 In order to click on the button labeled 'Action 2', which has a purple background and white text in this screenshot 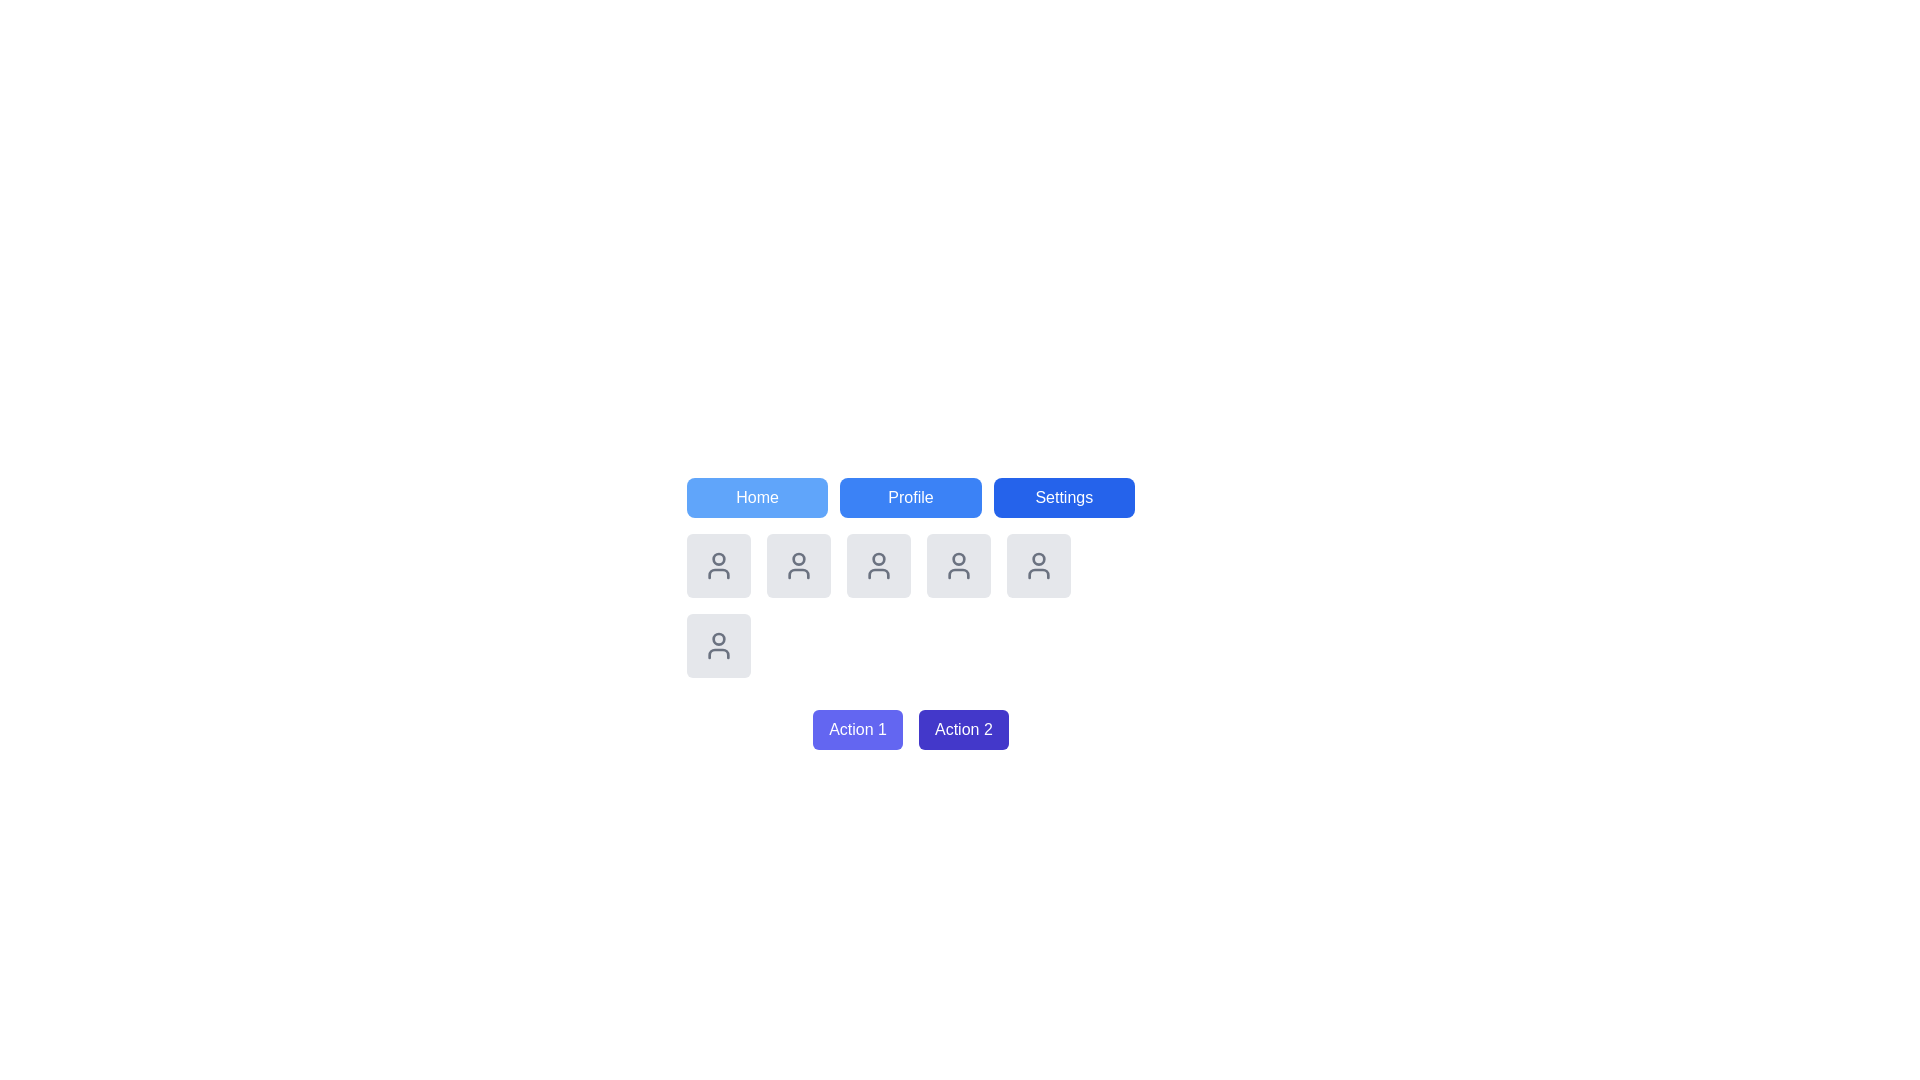, I will do `click(963, 729)`.